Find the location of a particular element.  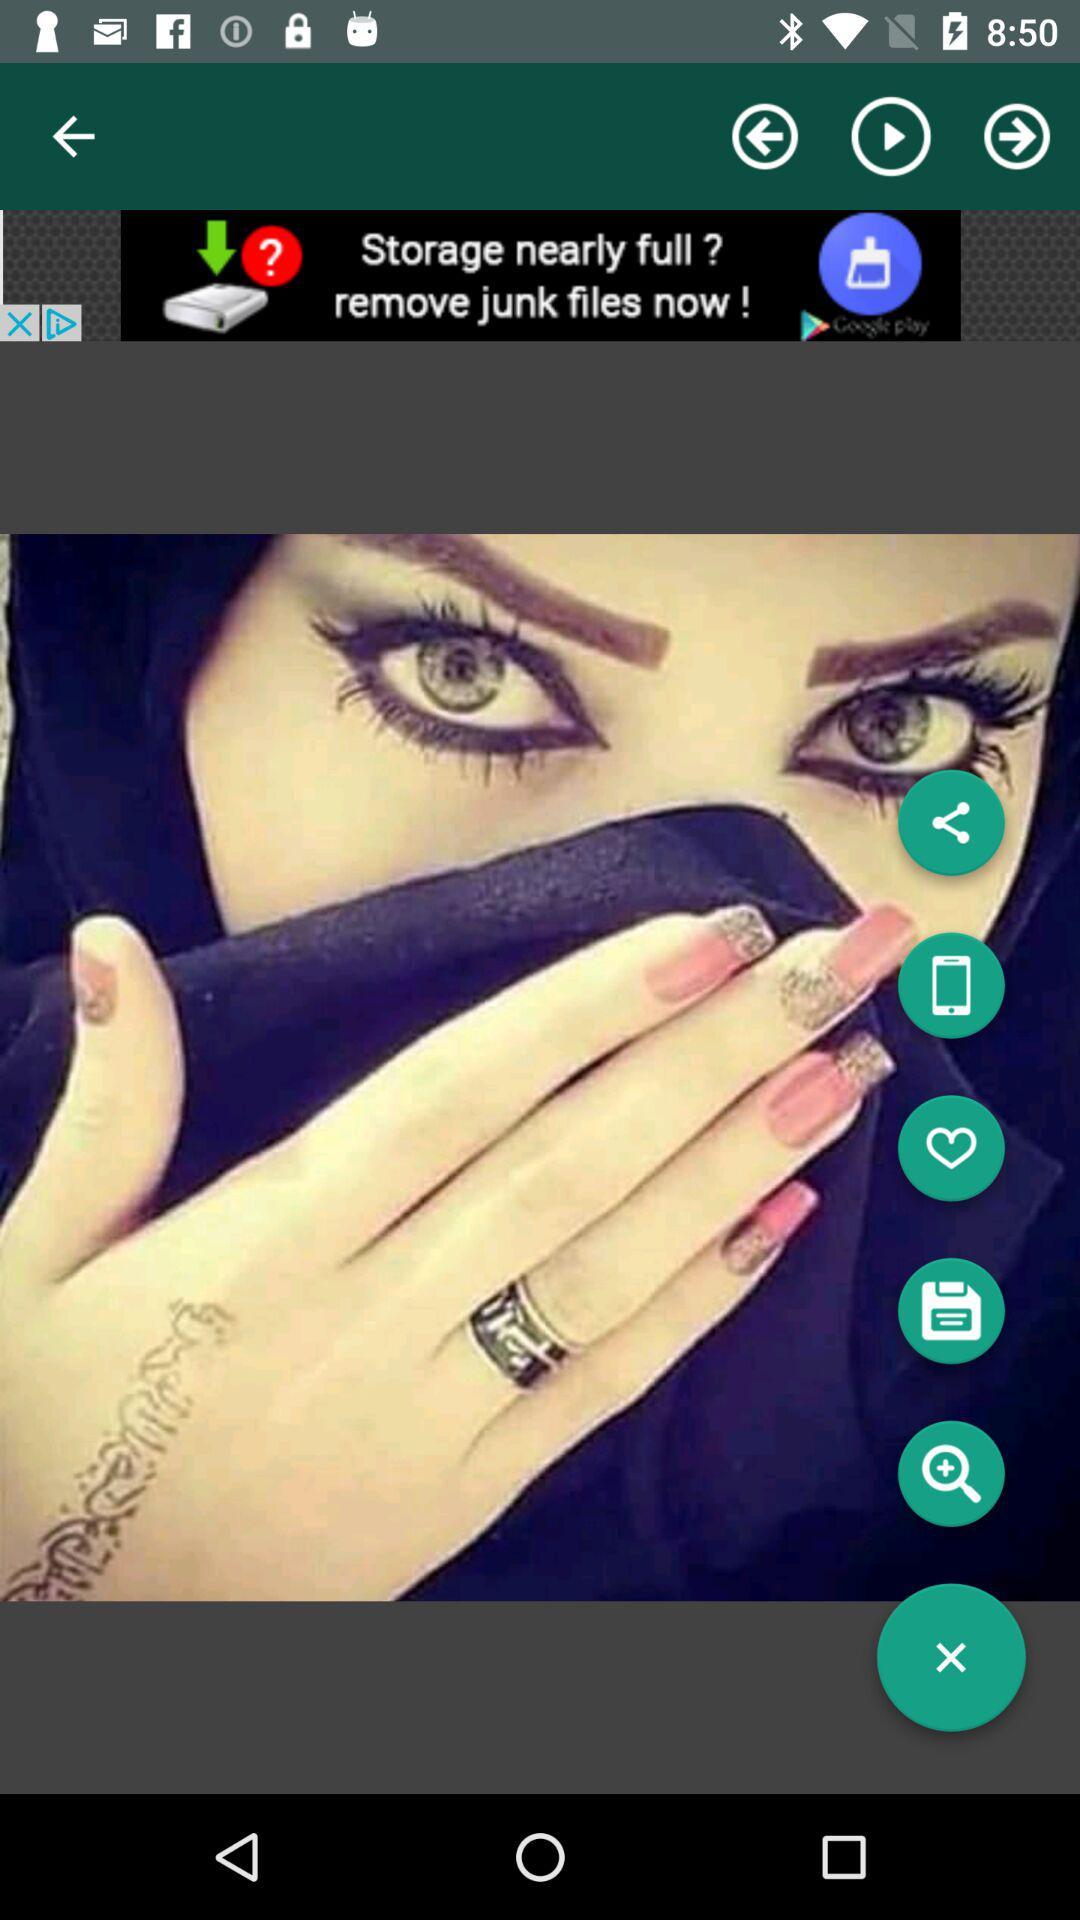

share is located at coordinates (950, 830).